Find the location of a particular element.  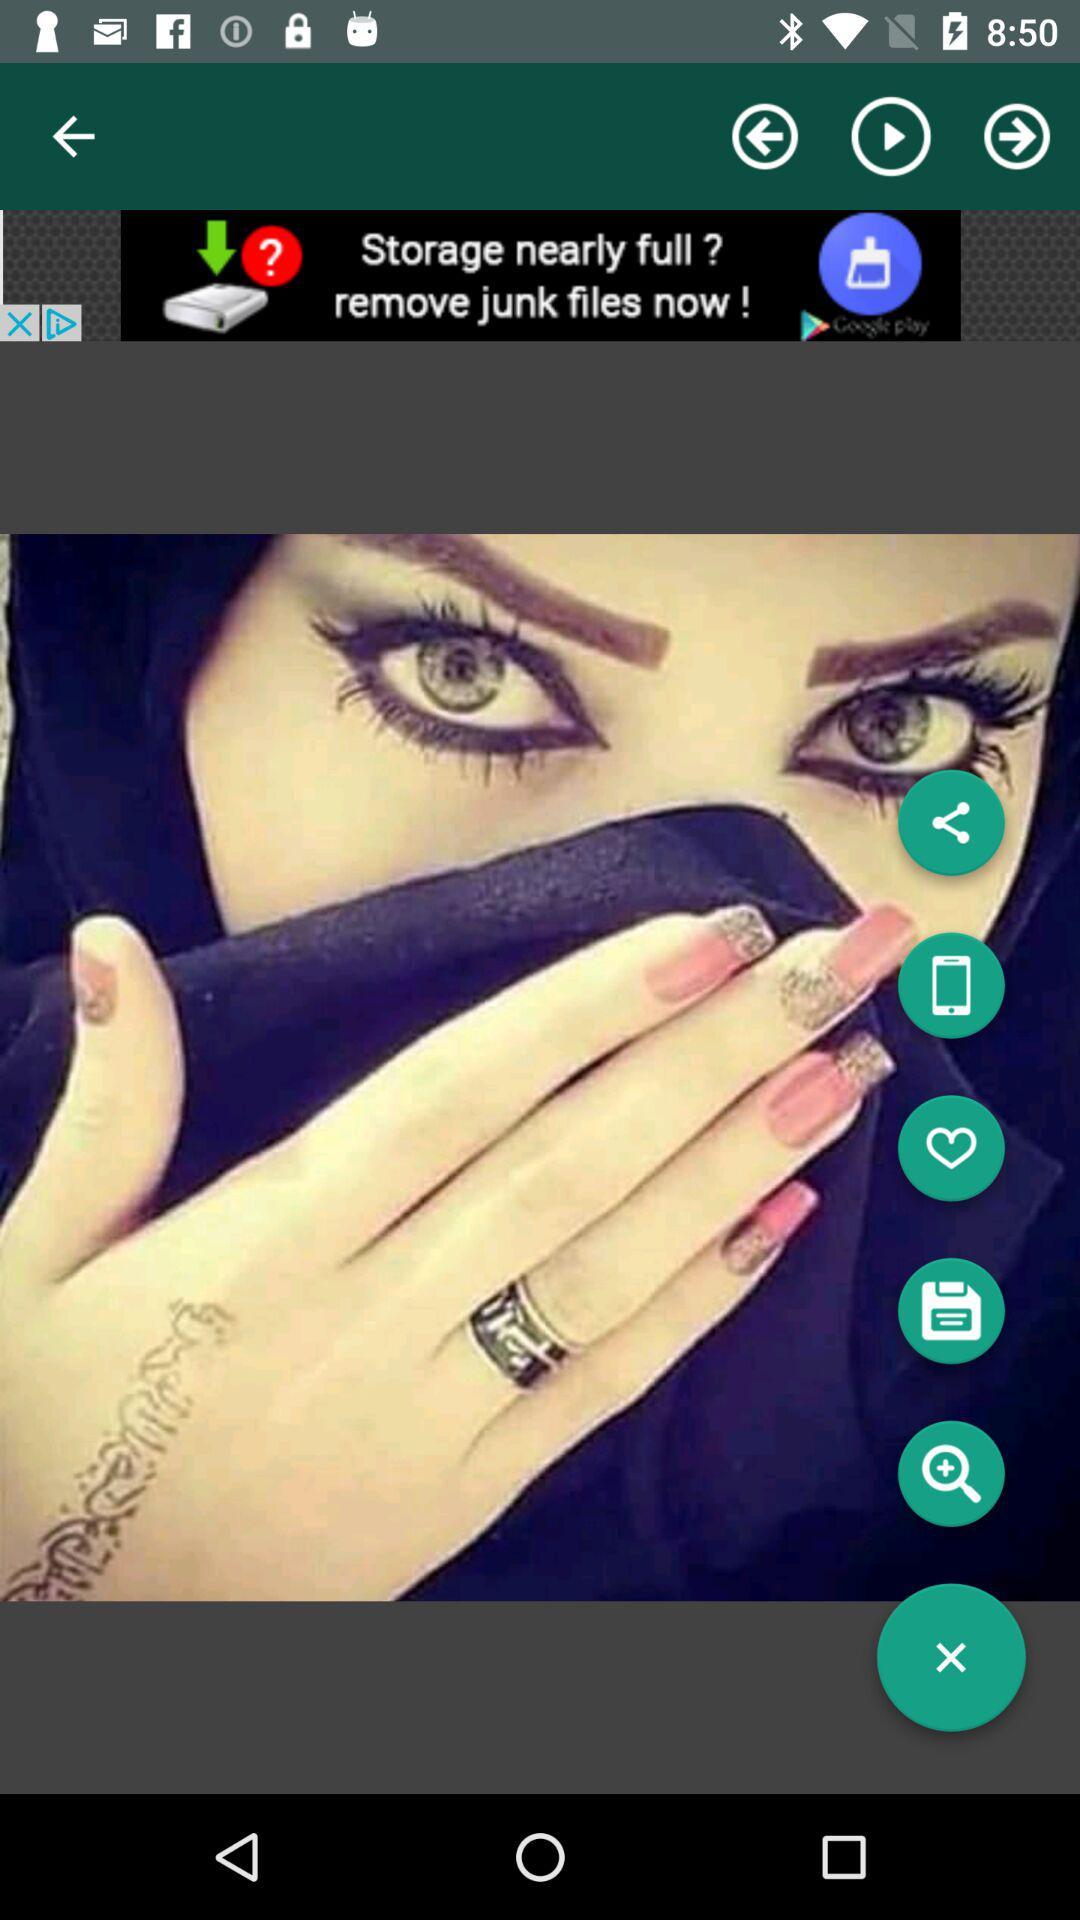

share is located at coordinates (950, 830).